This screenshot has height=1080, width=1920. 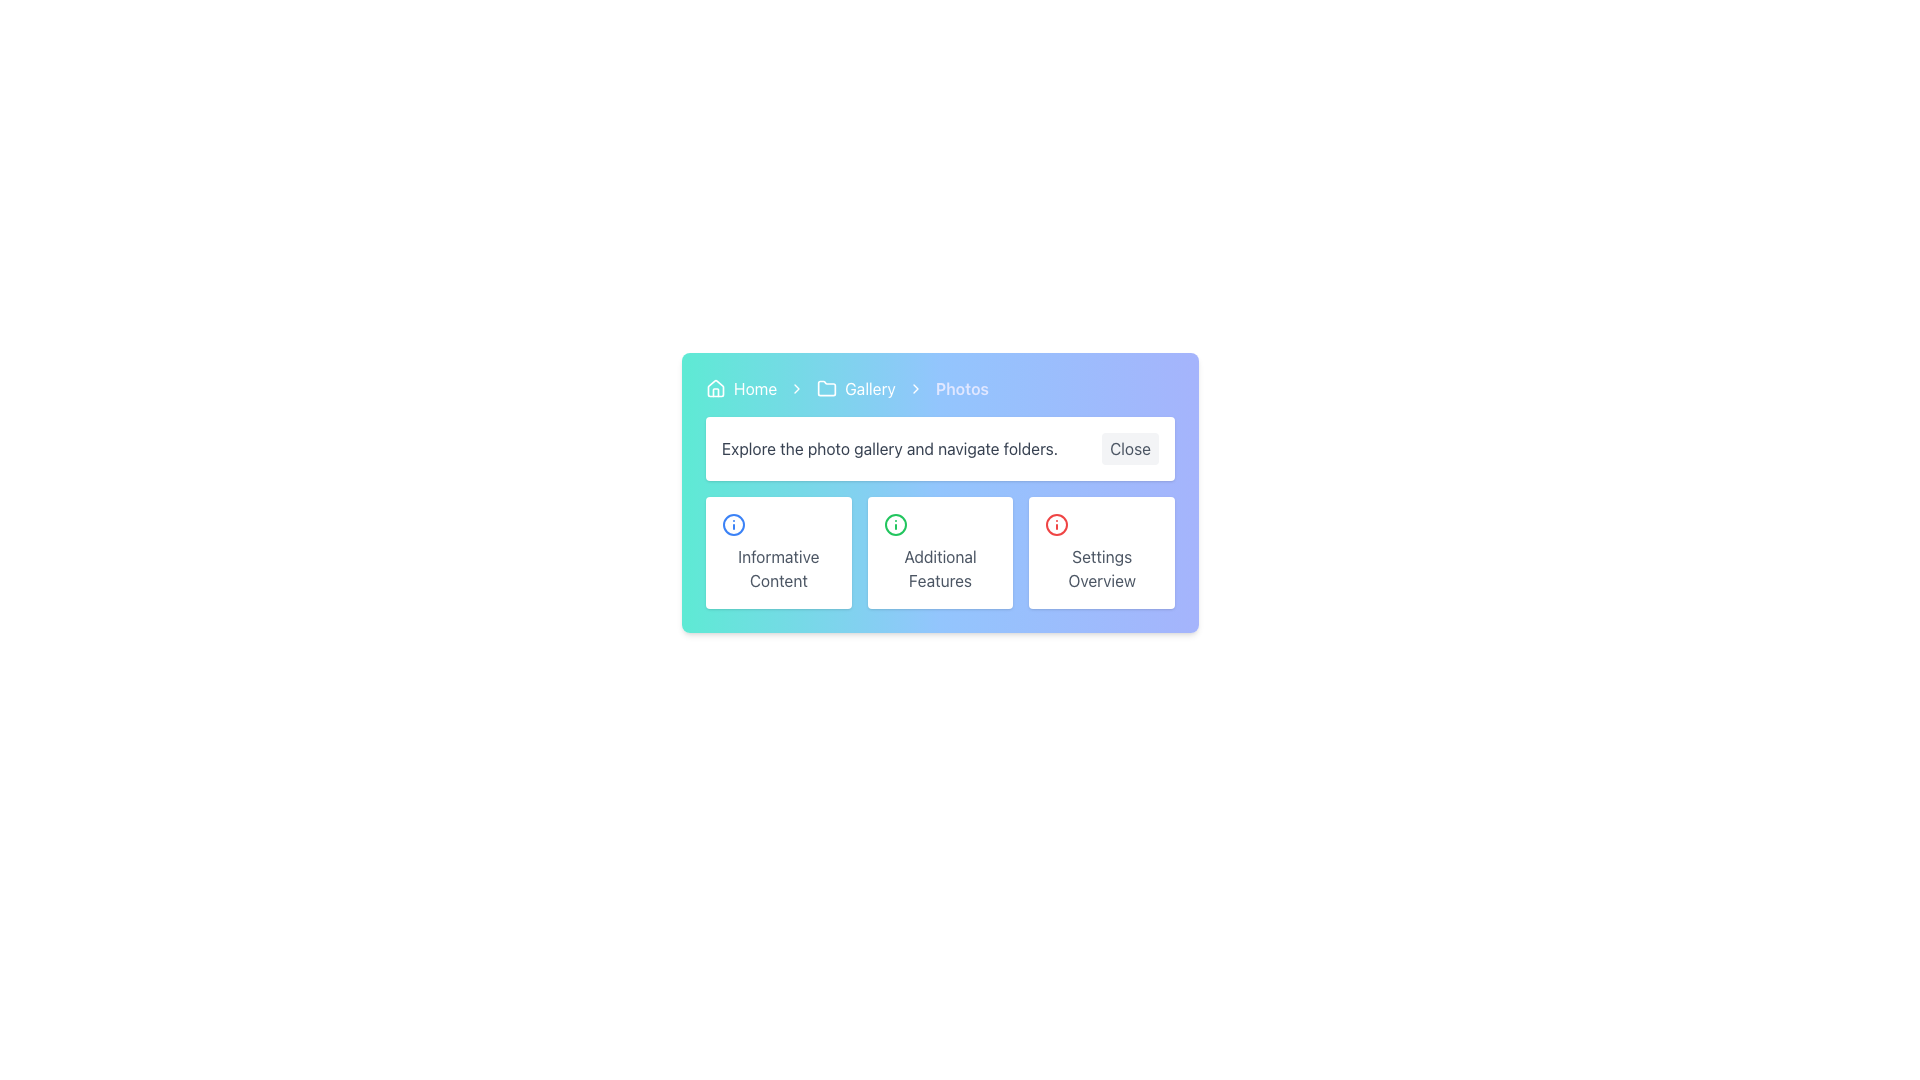 What do you see at coordinates (939, 569) in the screenshot?
I see `the descriptive text label located under the green info icon in the central tile of the interface` at bounding box center [939, 569].